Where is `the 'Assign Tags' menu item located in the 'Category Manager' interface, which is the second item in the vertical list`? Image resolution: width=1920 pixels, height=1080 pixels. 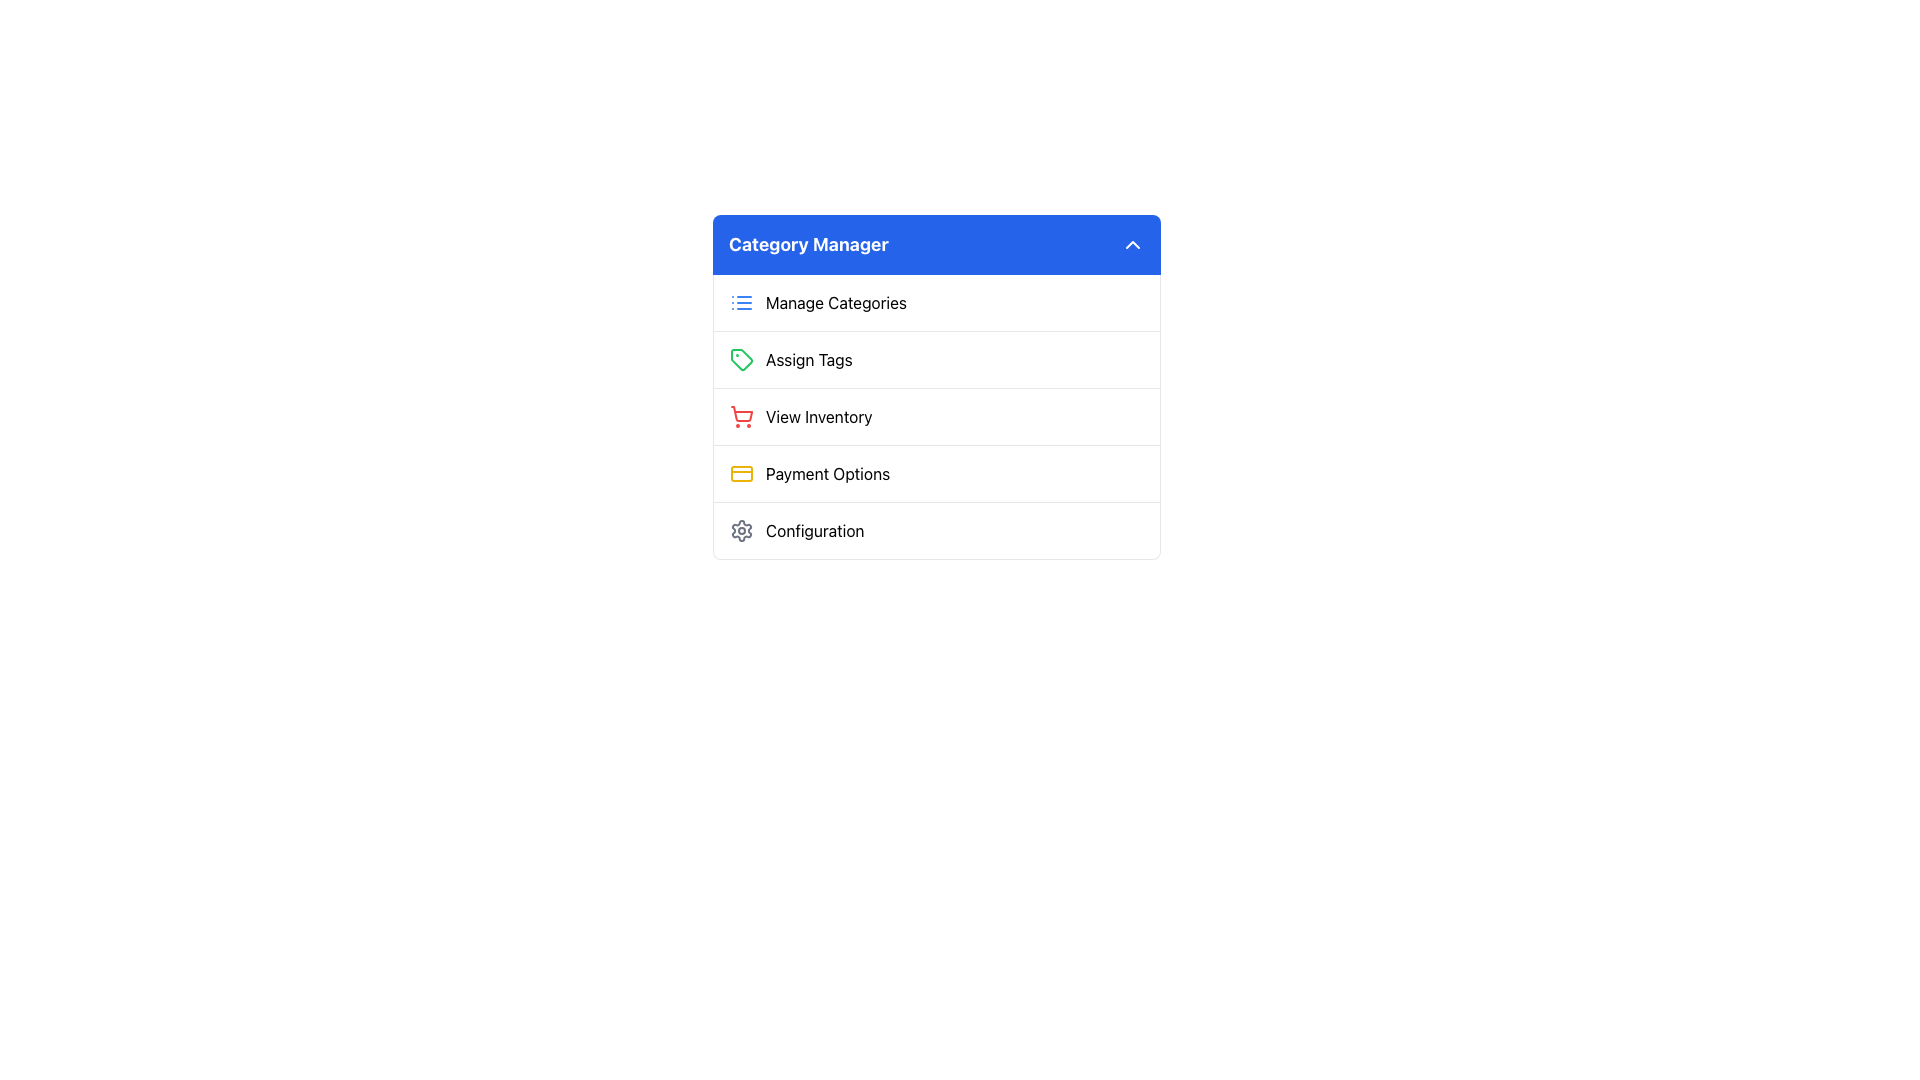
the 'Assign Tags' menu item located in the 'Category Manager' interface, which is the second item in the vertical list is located at coordinates (935, 358).